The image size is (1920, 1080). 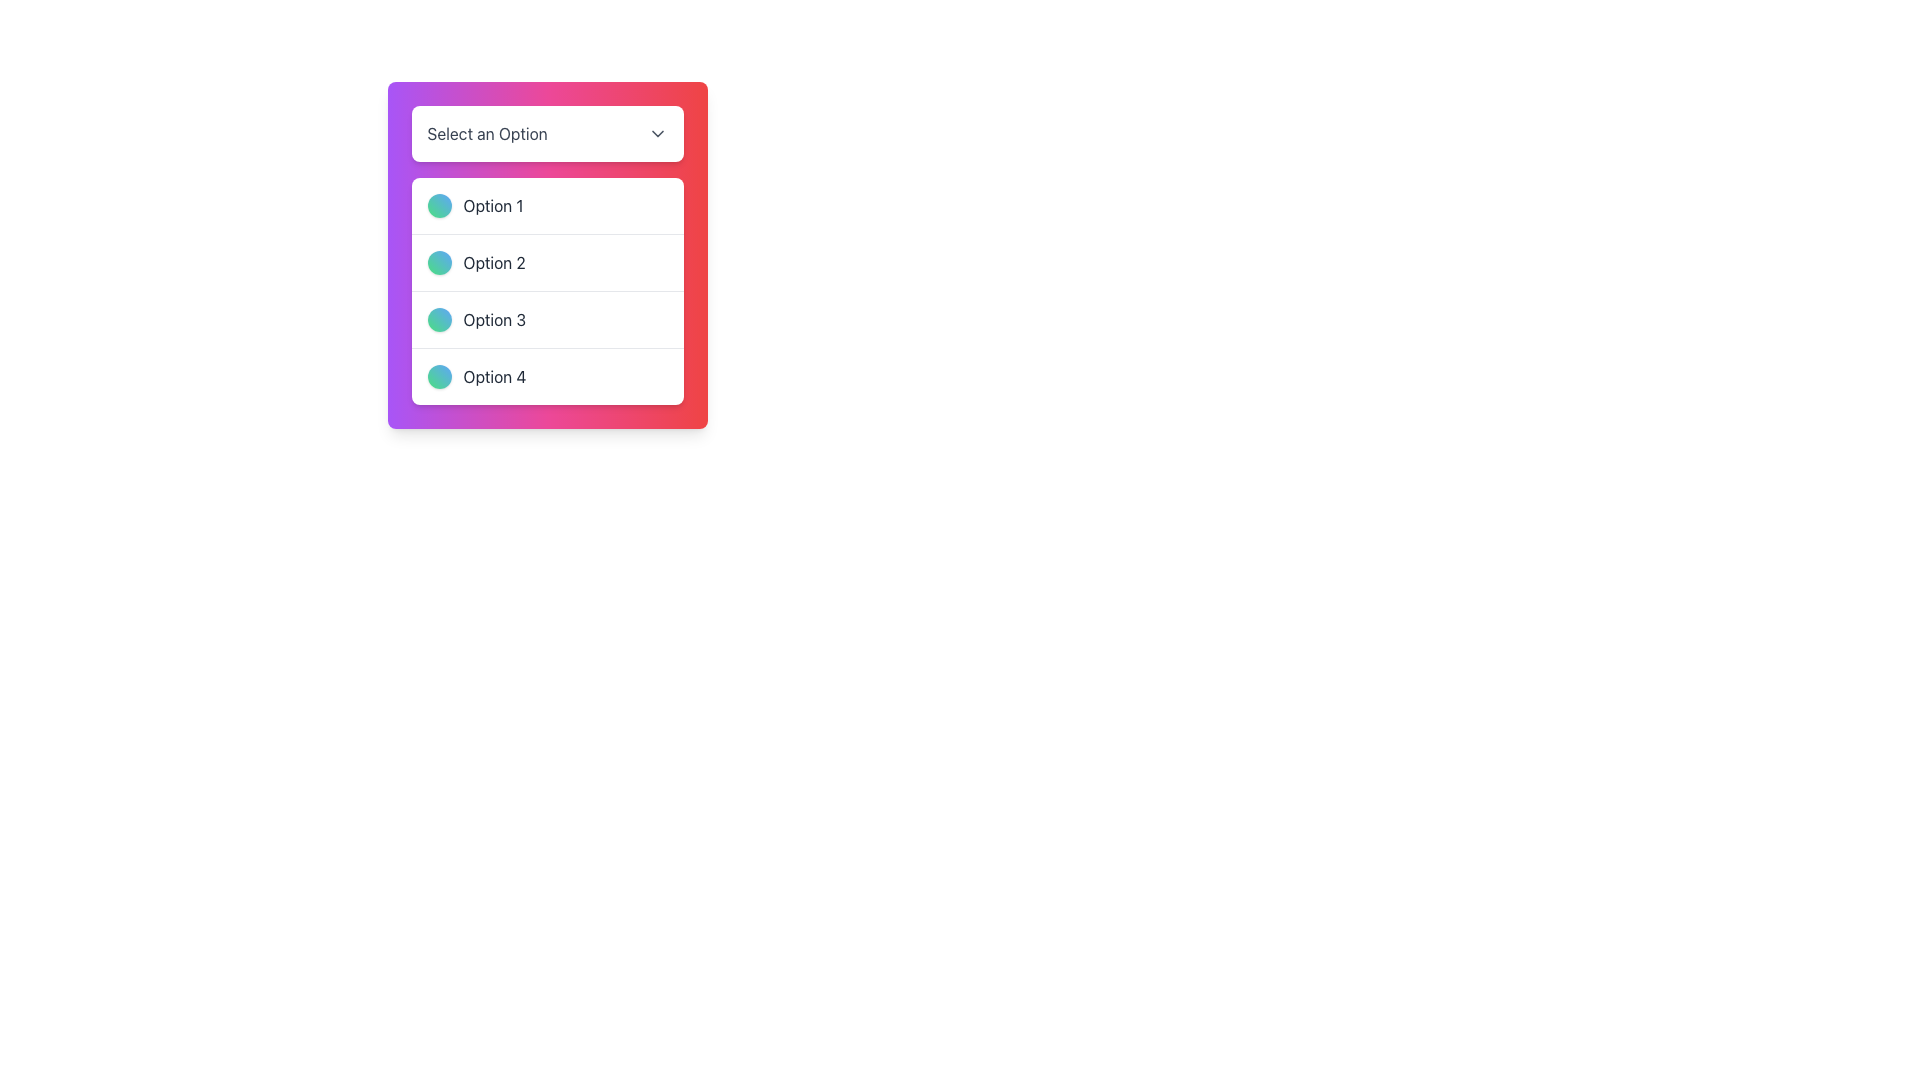 I want to click on displayed text of the label that is the first option in a vertical list within a dropdown interface, located to the right of a circular icon with a gradient background, so click(x=493, y=205).